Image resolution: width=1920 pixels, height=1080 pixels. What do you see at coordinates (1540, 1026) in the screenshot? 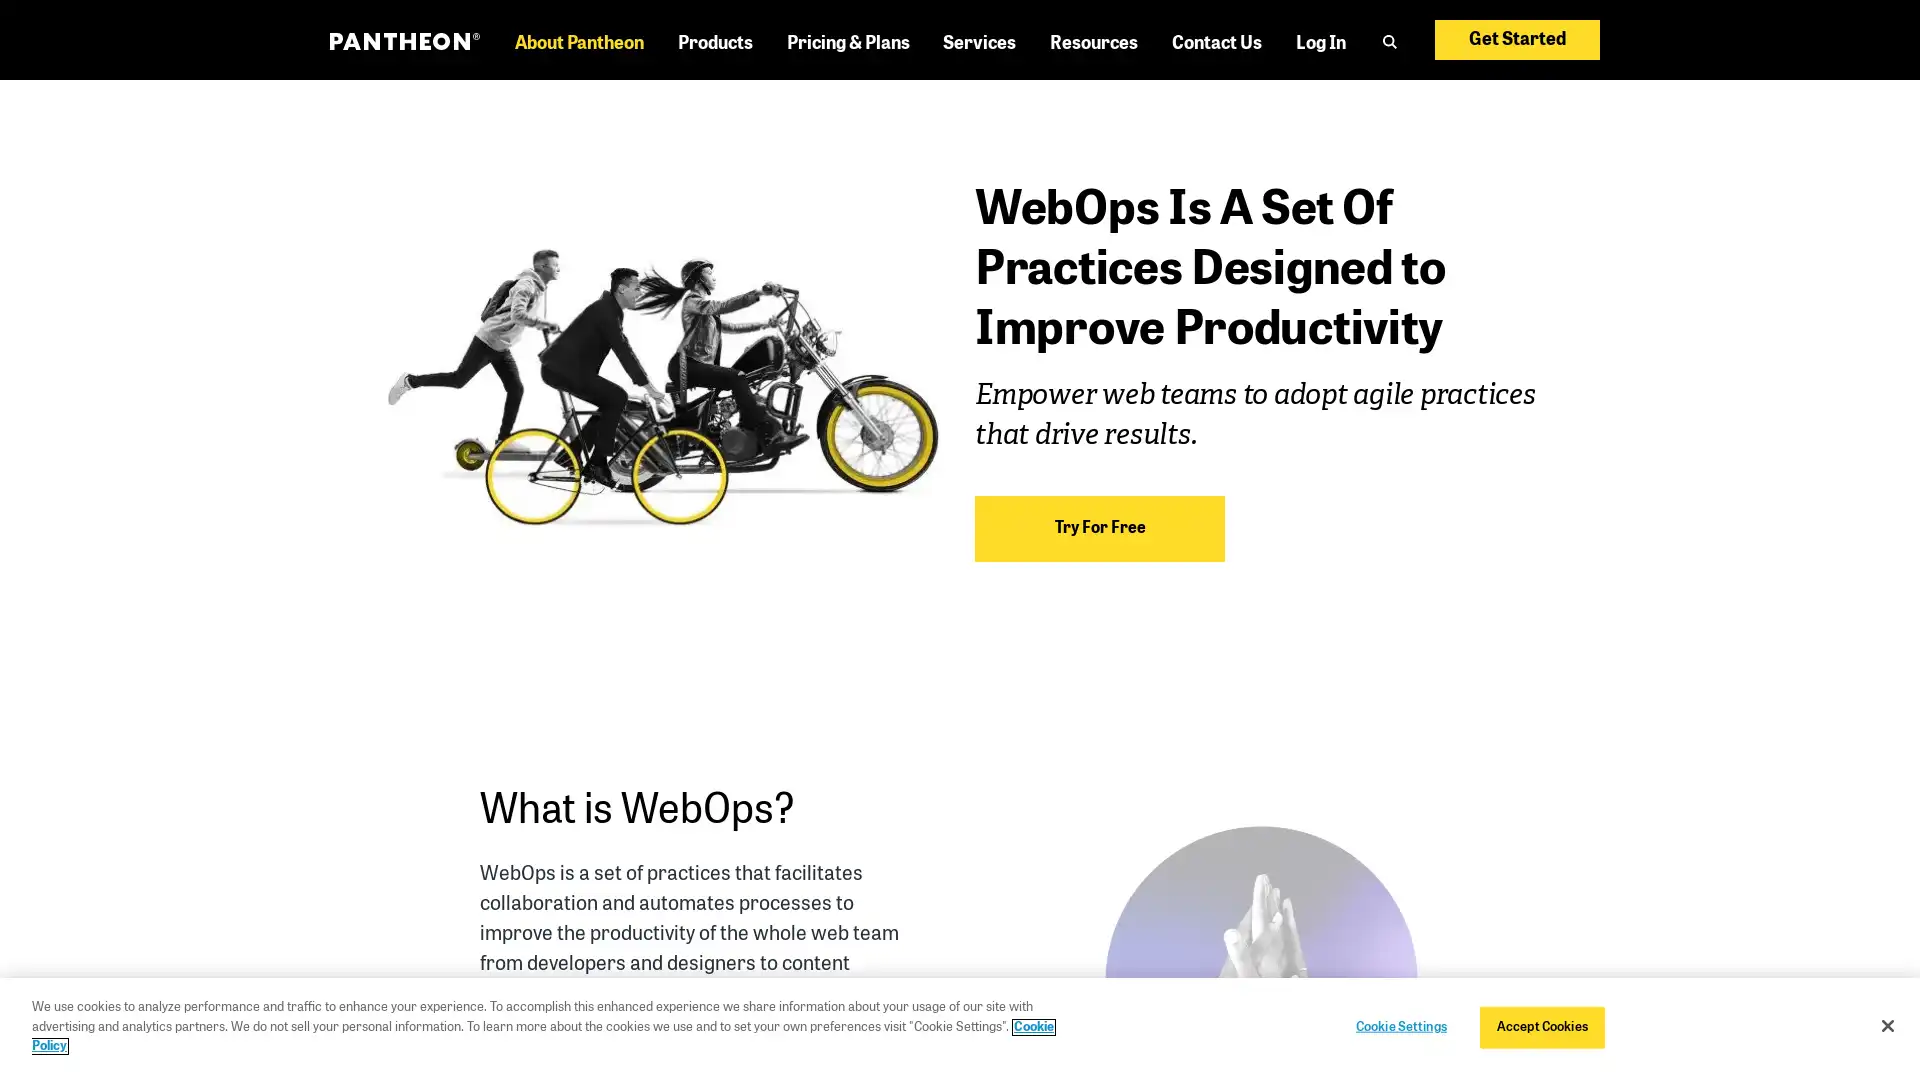
I see `Accept Cookies` at bounding box center [1540, 1026].